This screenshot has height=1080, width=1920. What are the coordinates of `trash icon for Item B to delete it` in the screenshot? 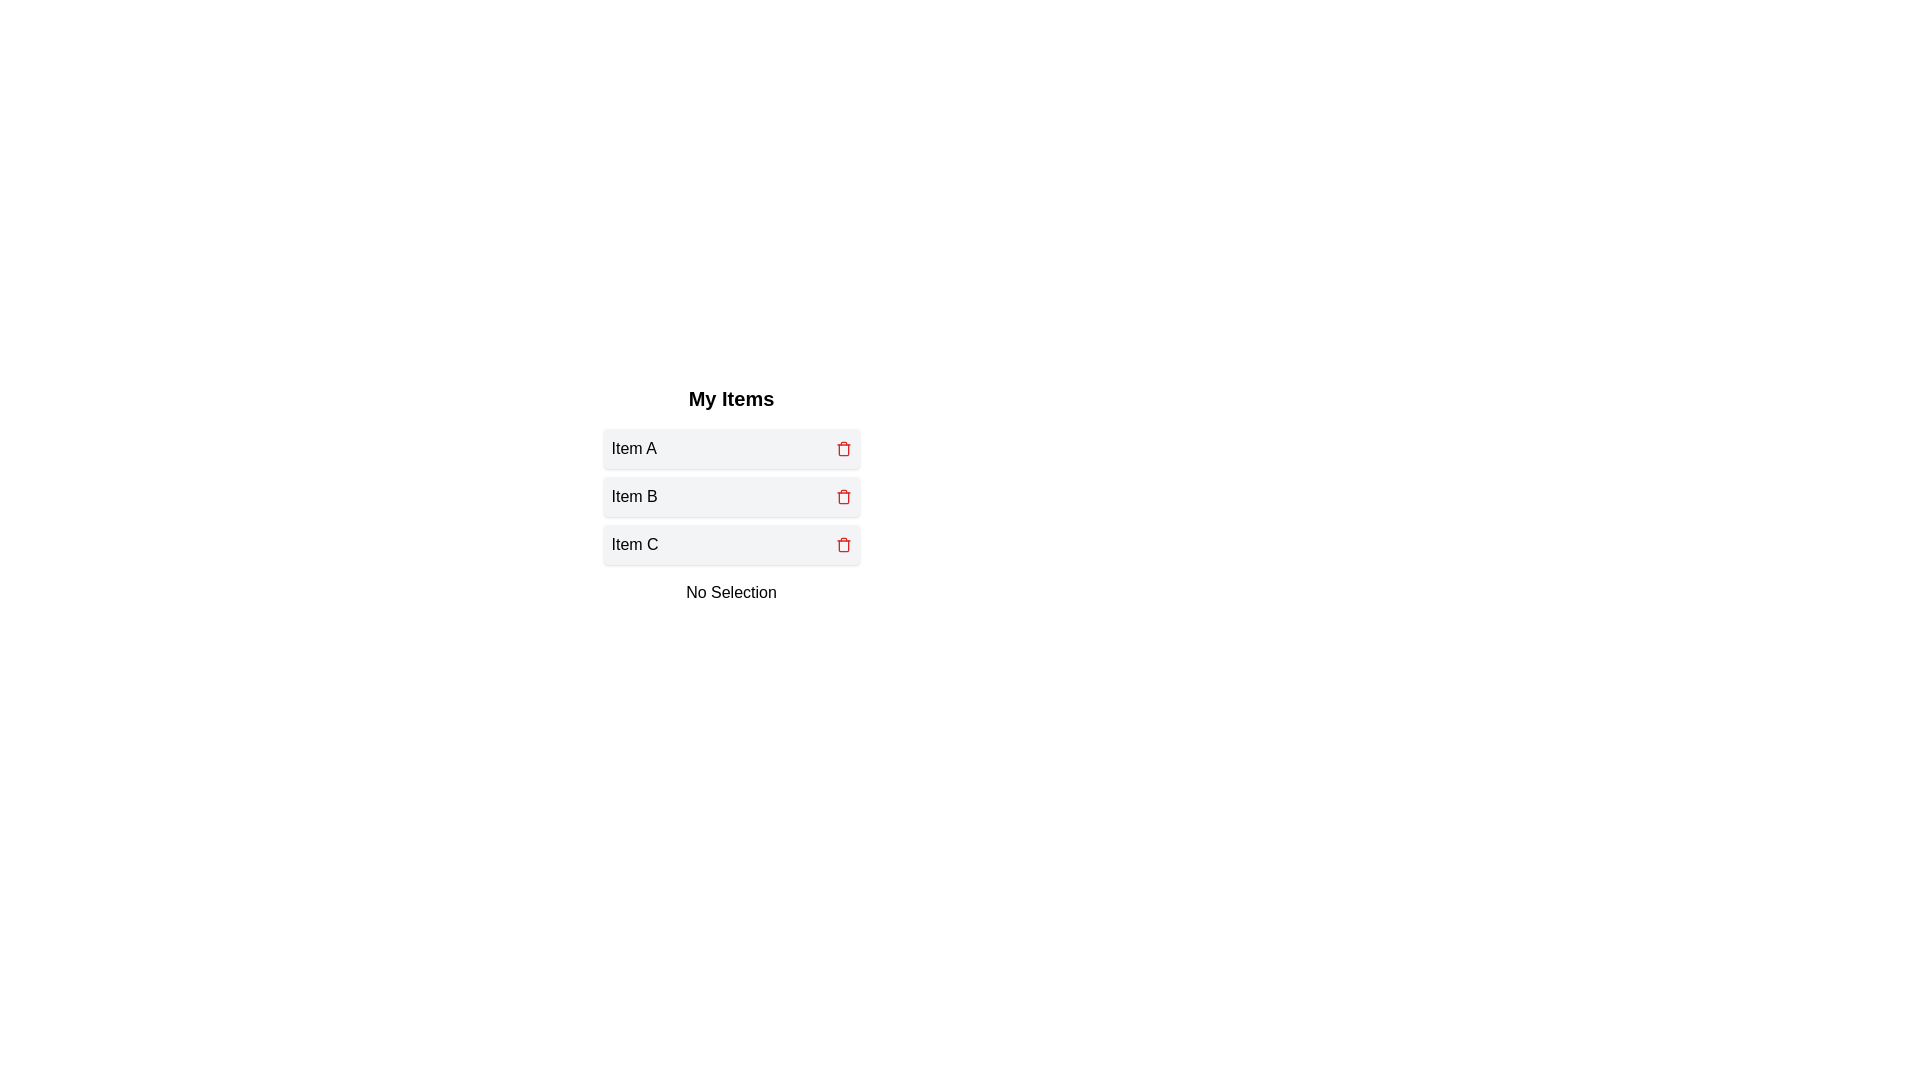 It's located at (843, 496).